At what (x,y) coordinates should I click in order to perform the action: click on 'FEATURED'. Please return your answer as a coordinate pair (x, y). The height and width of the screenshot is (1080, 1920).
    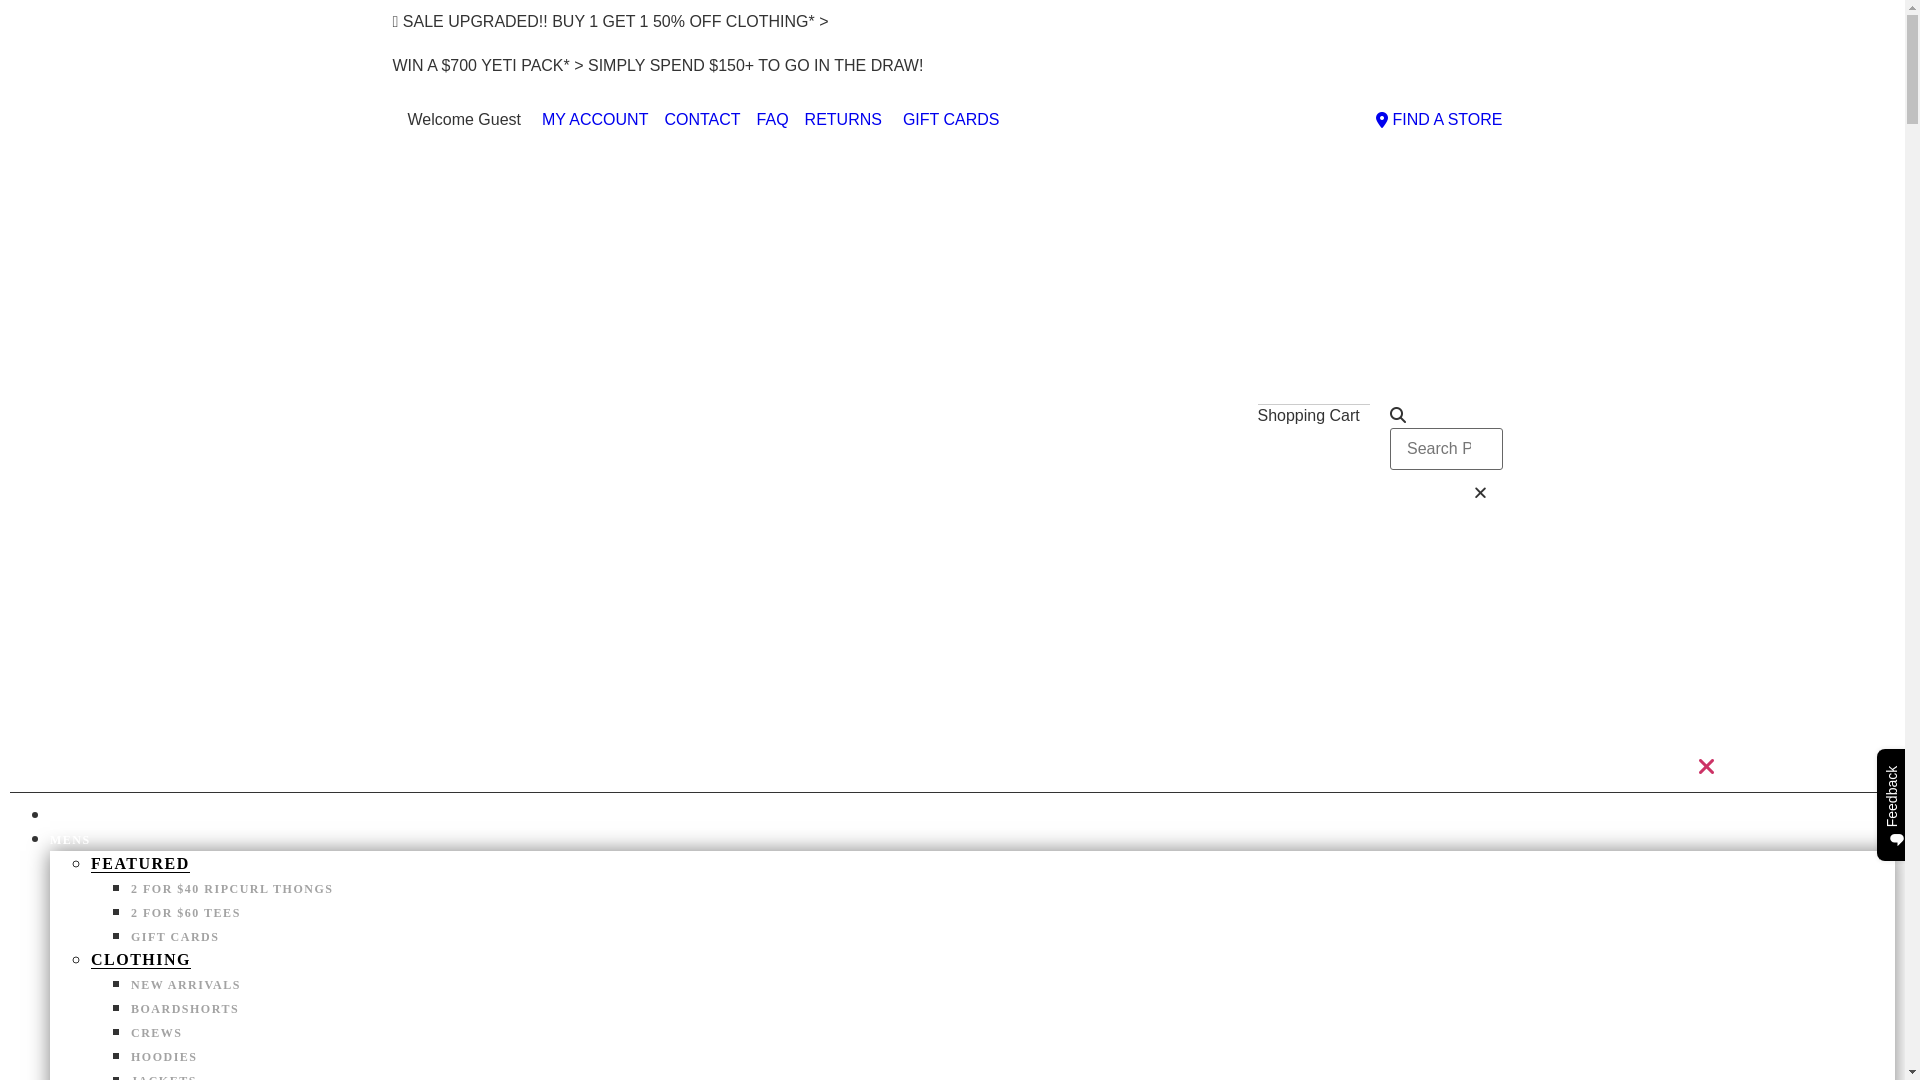
    Looking at the image, I should click on (139, 863).